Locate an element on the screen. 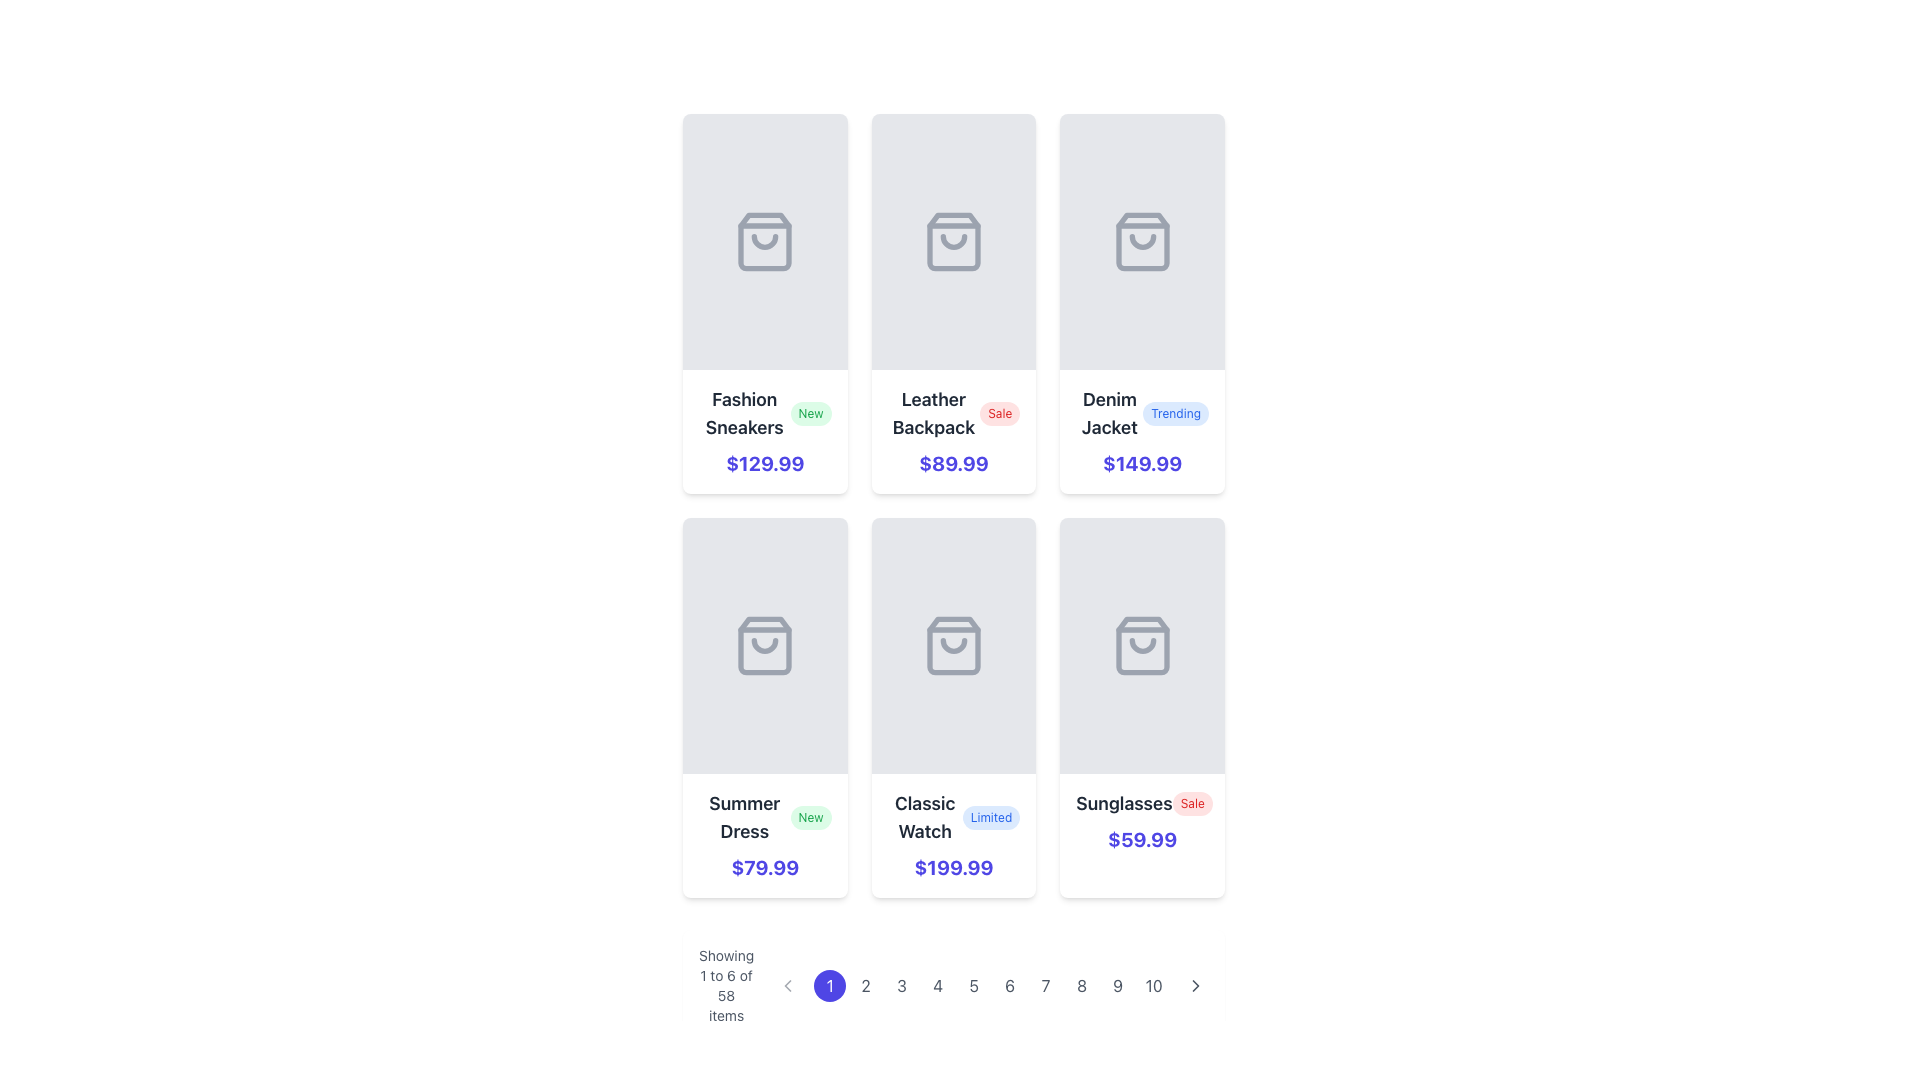  the text label that reads 'Leather Backpack', which is styled in a large, bold font and positioned centrally within its product card is located at coordinates (932, 412).